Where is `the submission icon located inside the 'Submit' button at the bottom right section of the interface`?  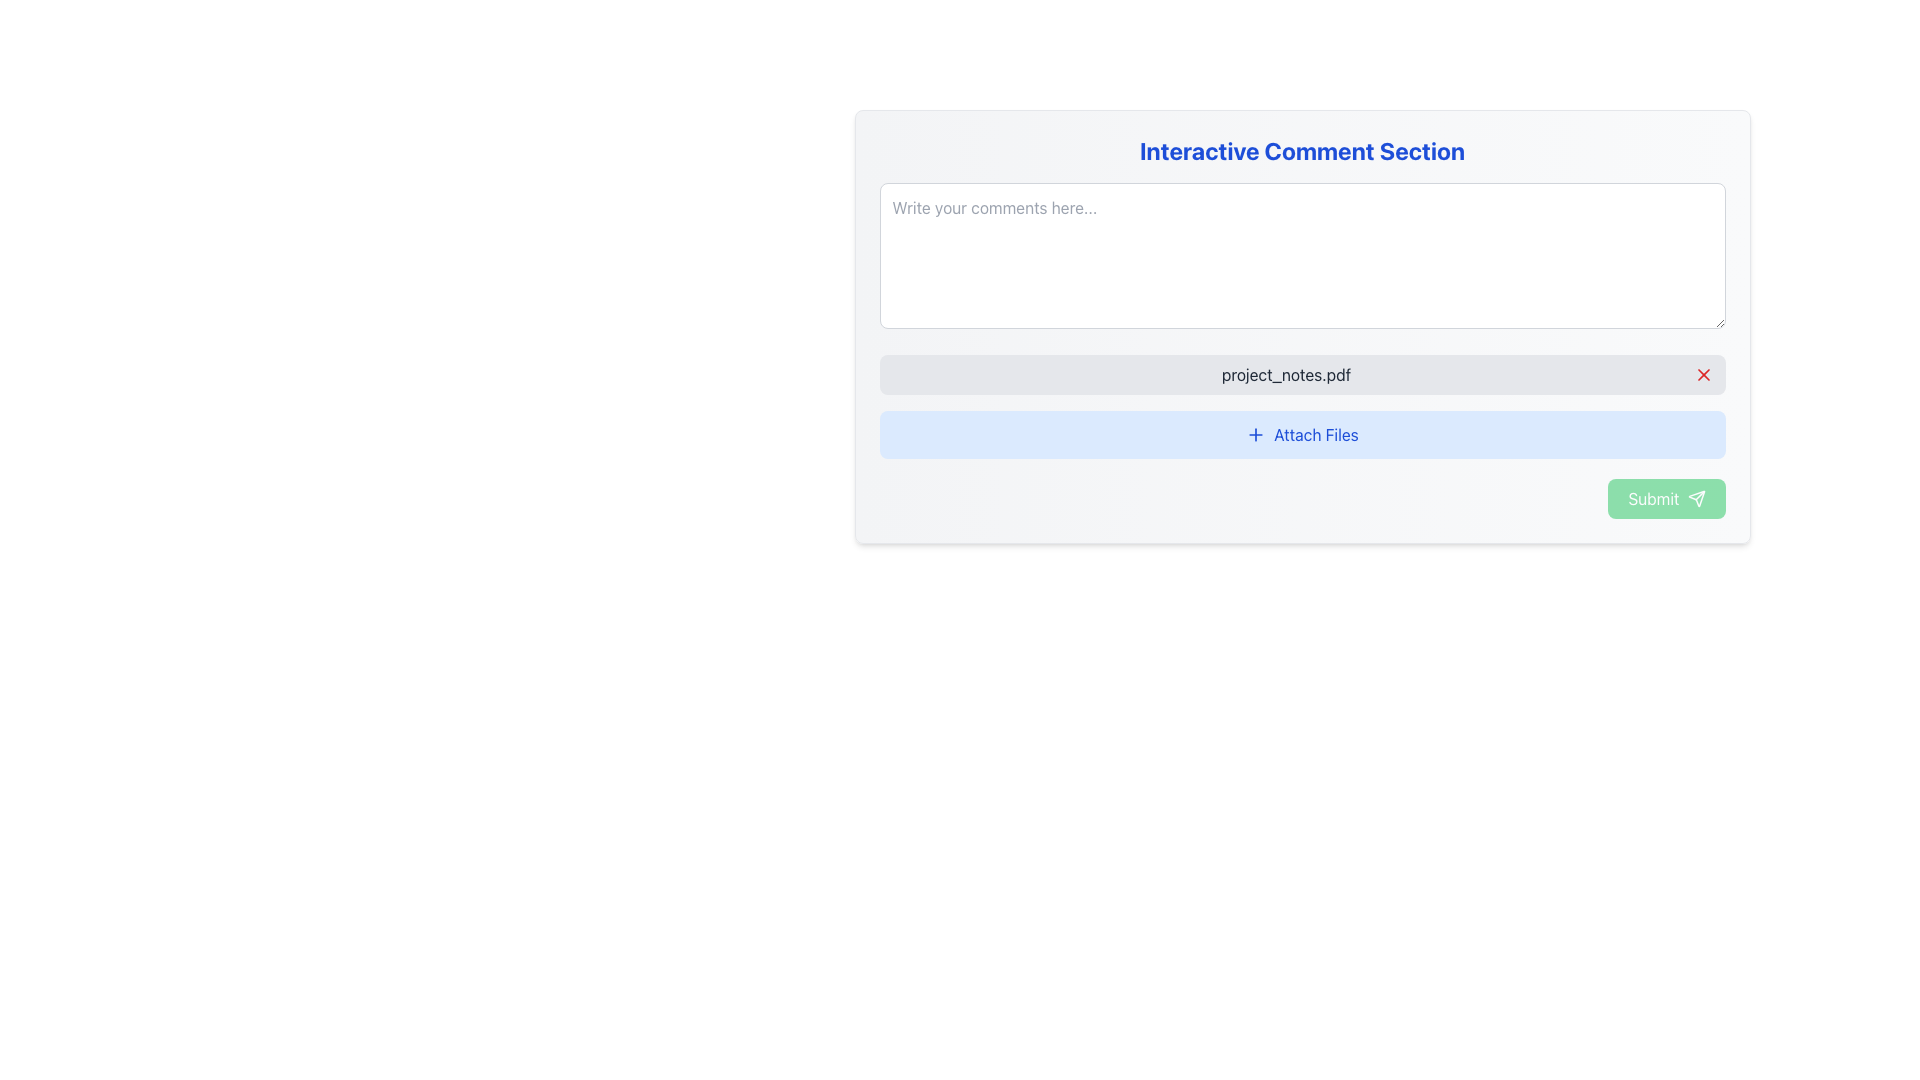
the submission icon located inside the 'Submit' button at the bottom right section of the interface is located at coordinates (1695, 497).